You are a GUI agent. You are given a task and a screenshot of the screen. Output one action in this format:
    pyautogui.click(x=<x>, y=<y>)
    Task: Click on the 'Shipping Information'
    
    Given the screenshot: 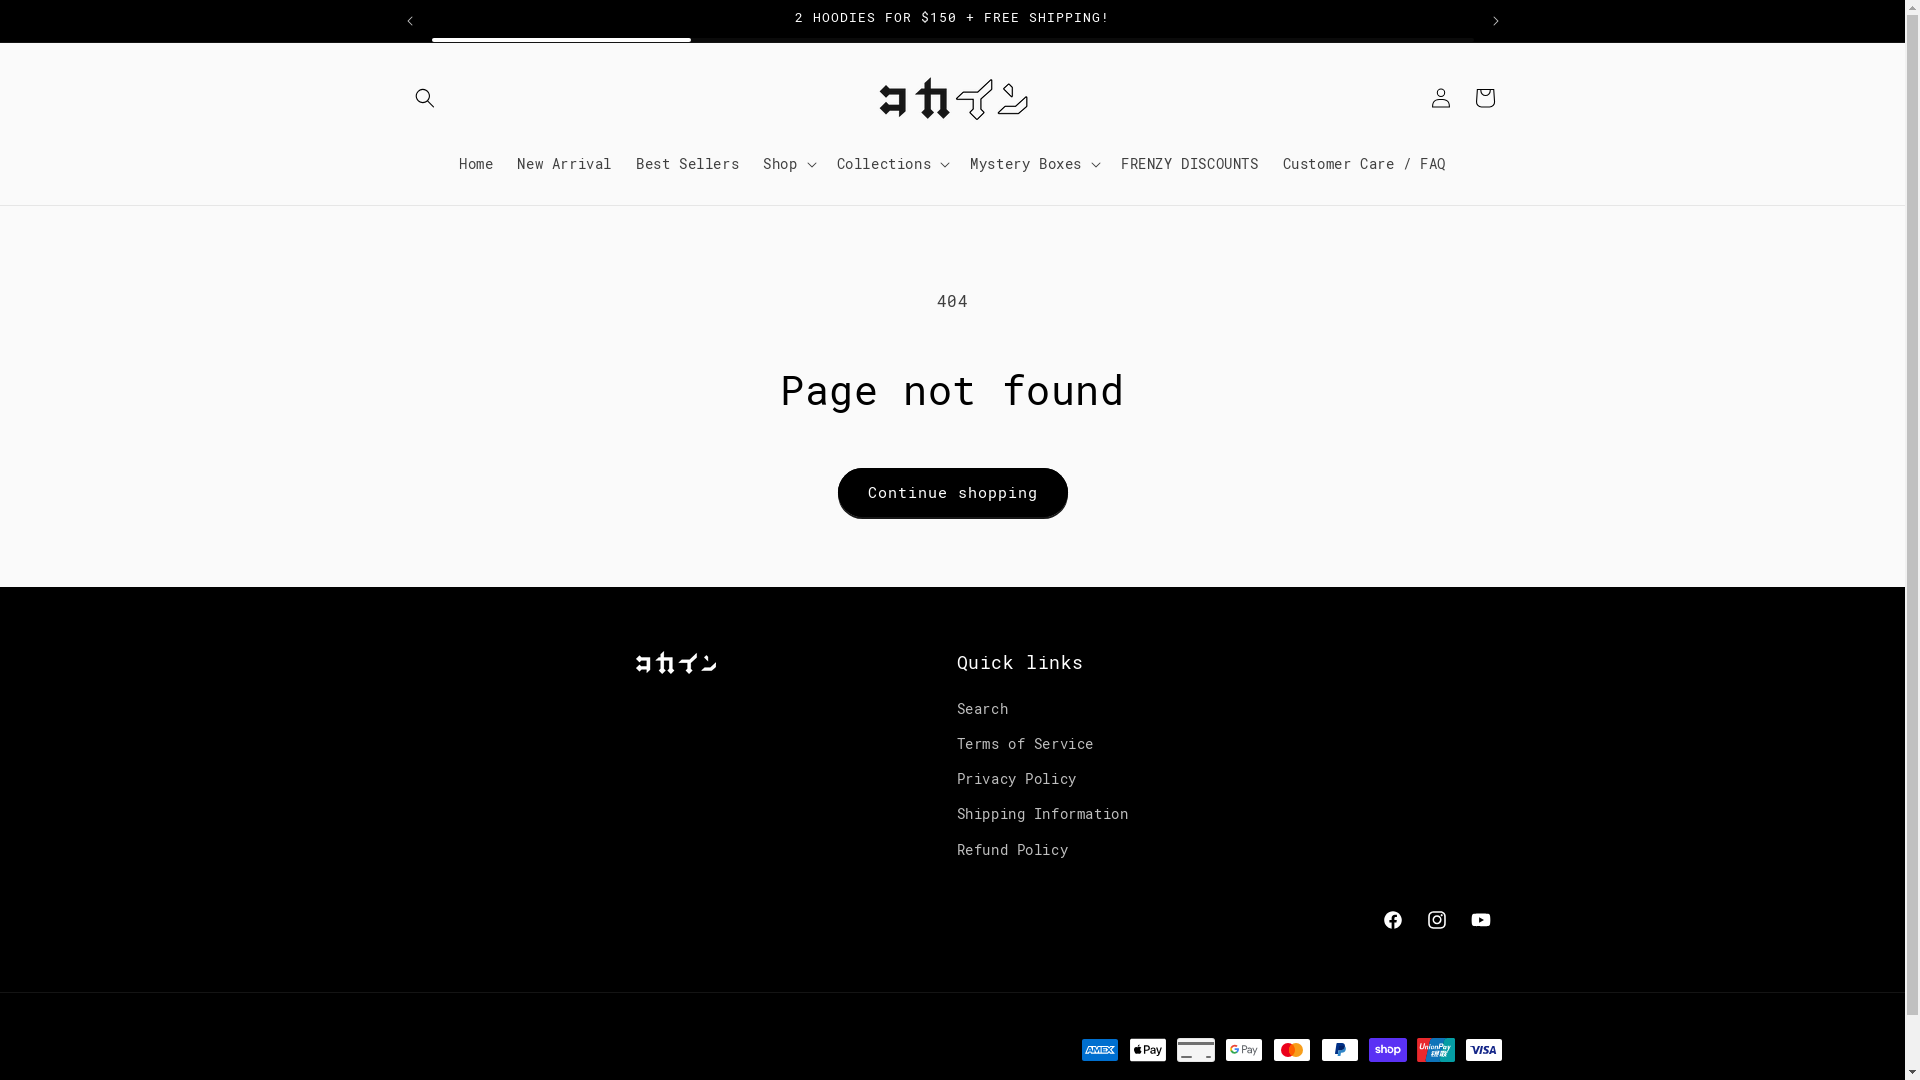 What is the action you would take?
    pyautogui.click(x=1040, y=814)
    